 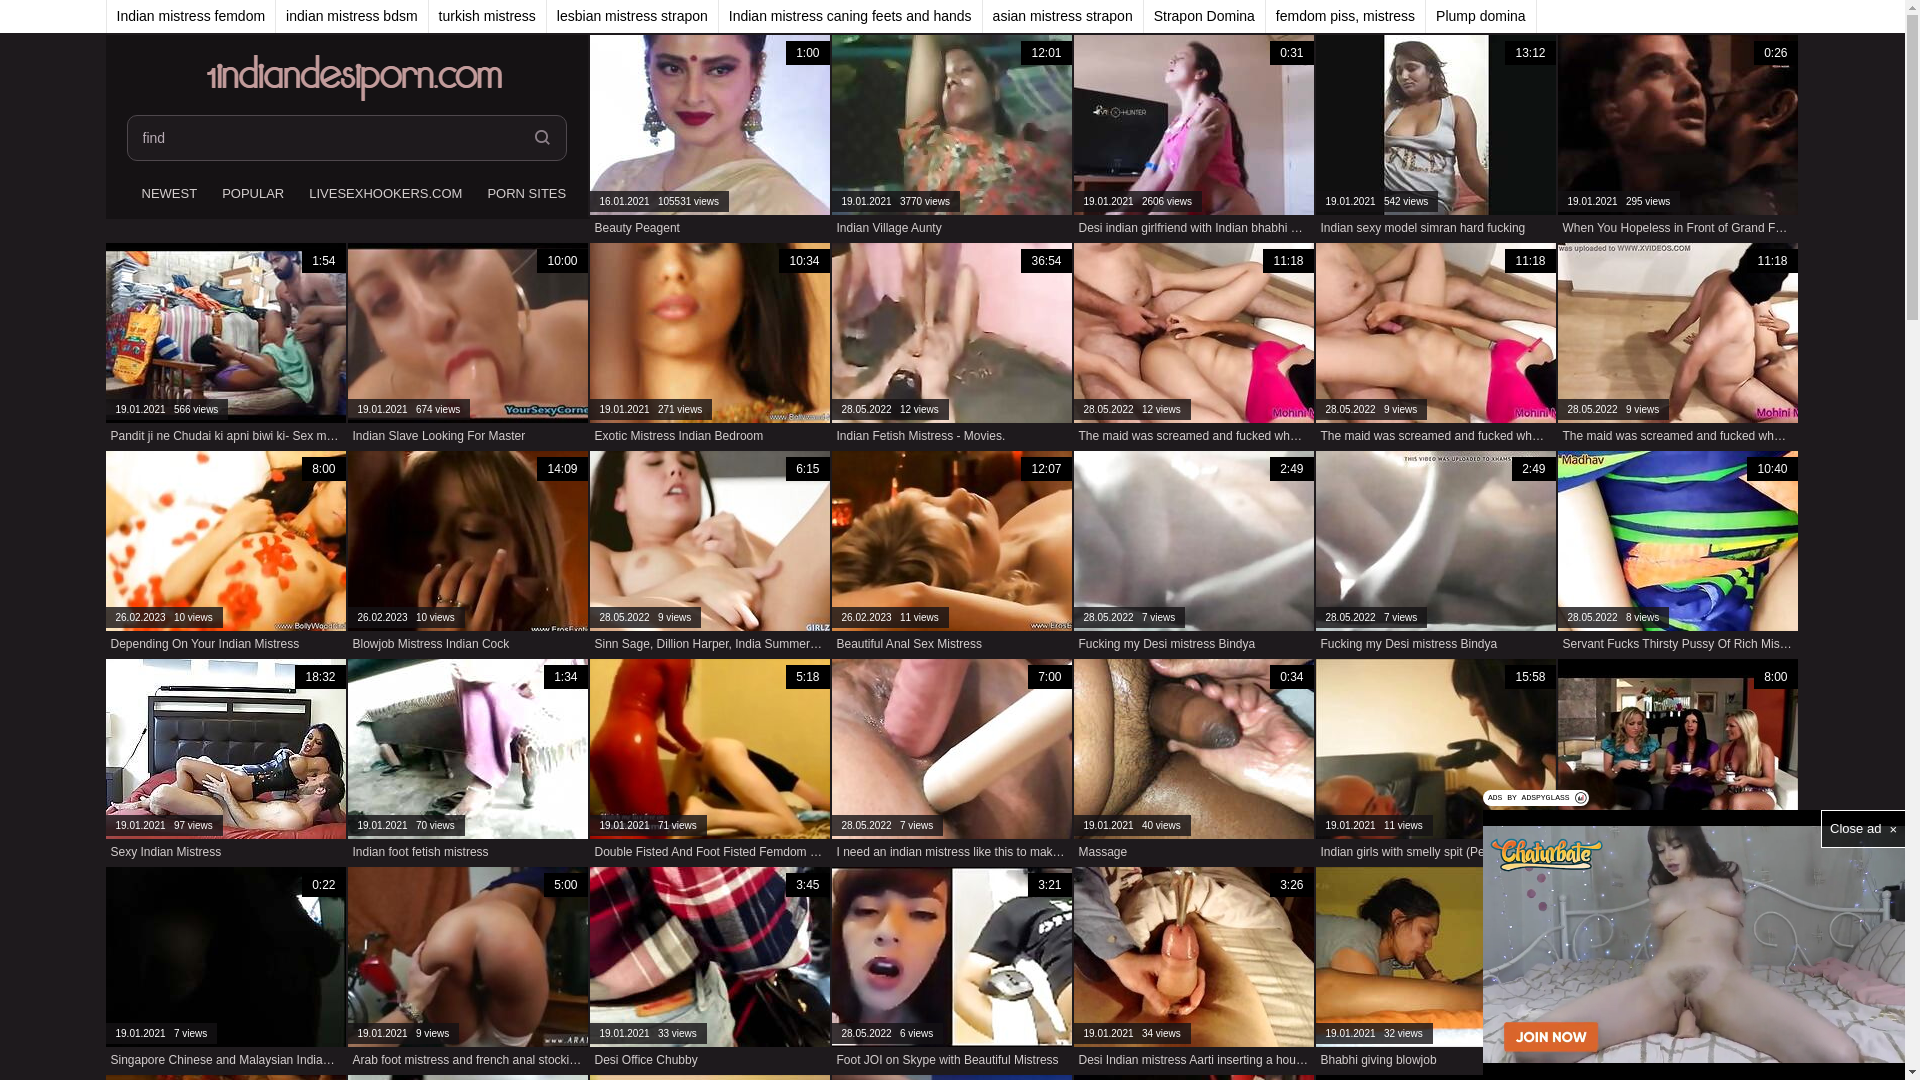 I want to click on 'PORN SITES', so click(x=523, y=195).